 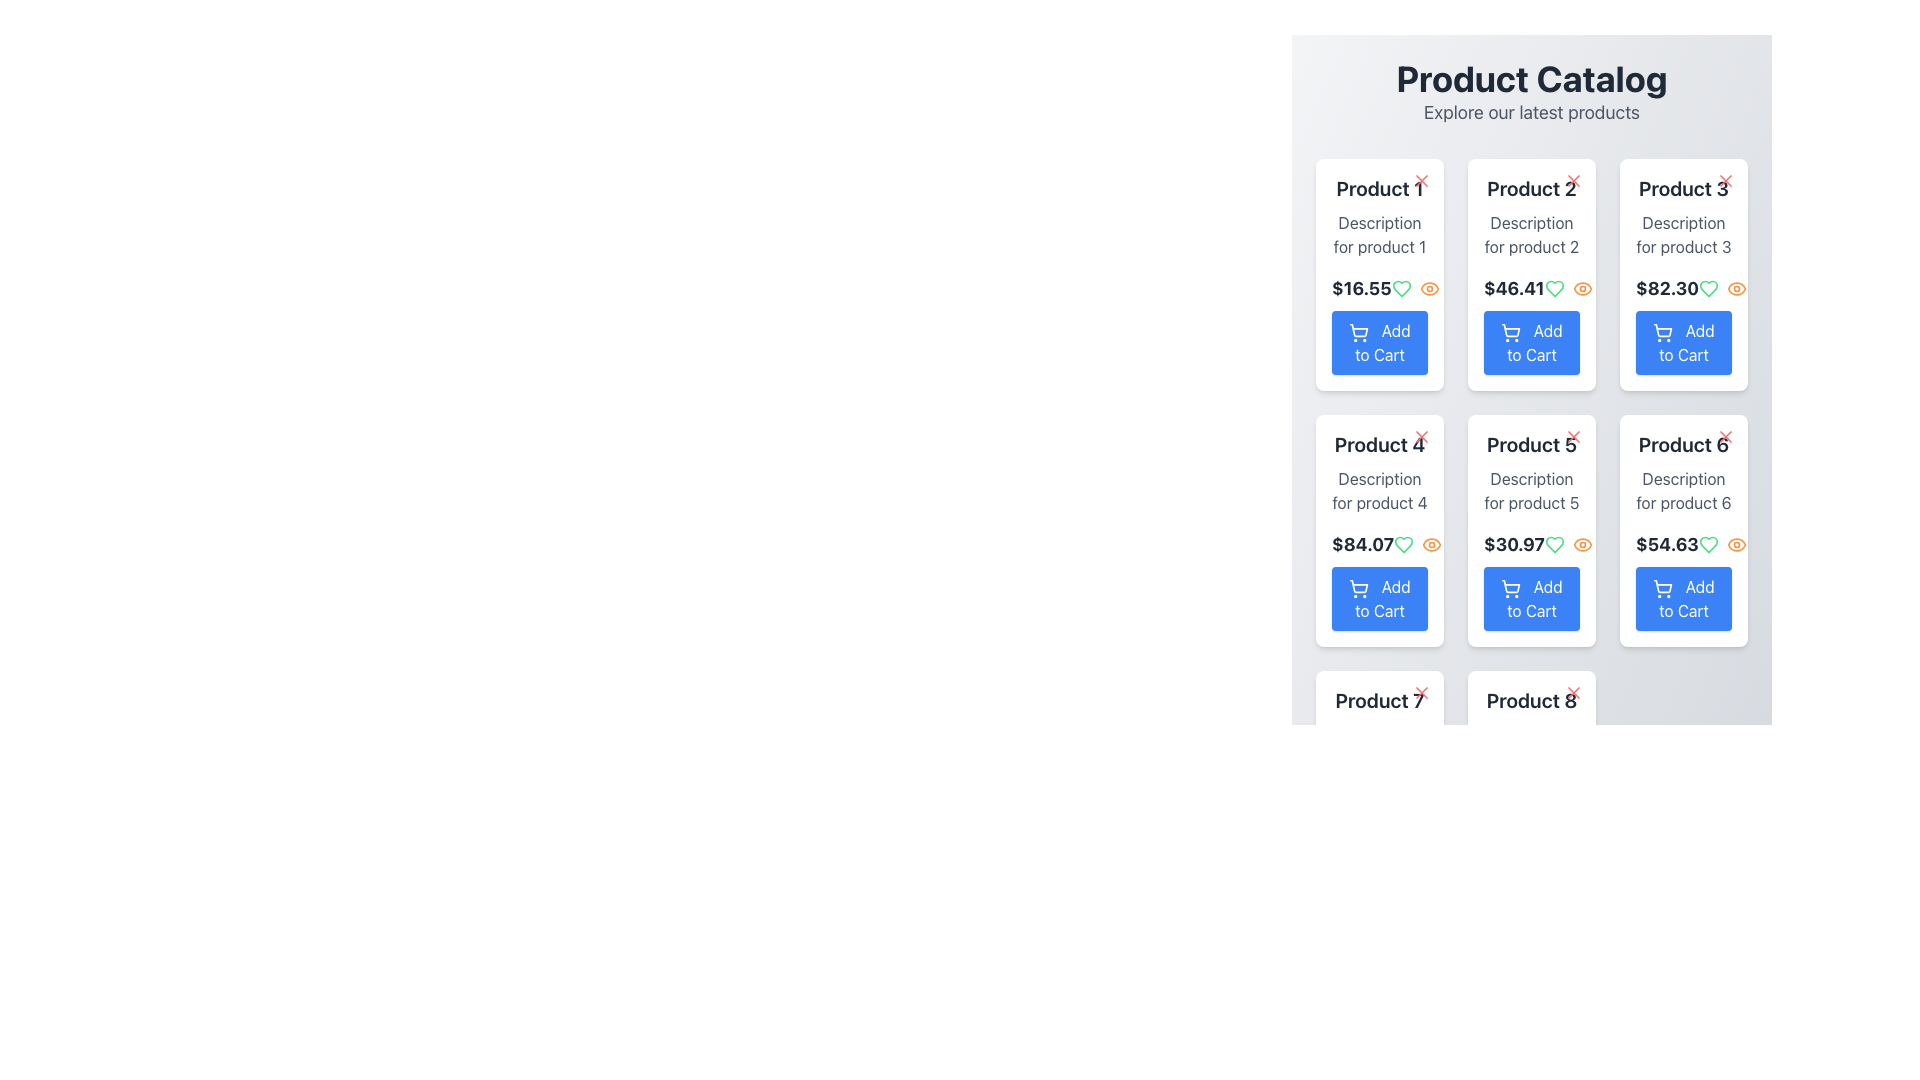 What do you see at coordinates (1514, 289) in the screenshot?
I see `the price text element located within the second card labeled 'Product 2' in the first row of the grid layout` at bounding box center [1514, 289].